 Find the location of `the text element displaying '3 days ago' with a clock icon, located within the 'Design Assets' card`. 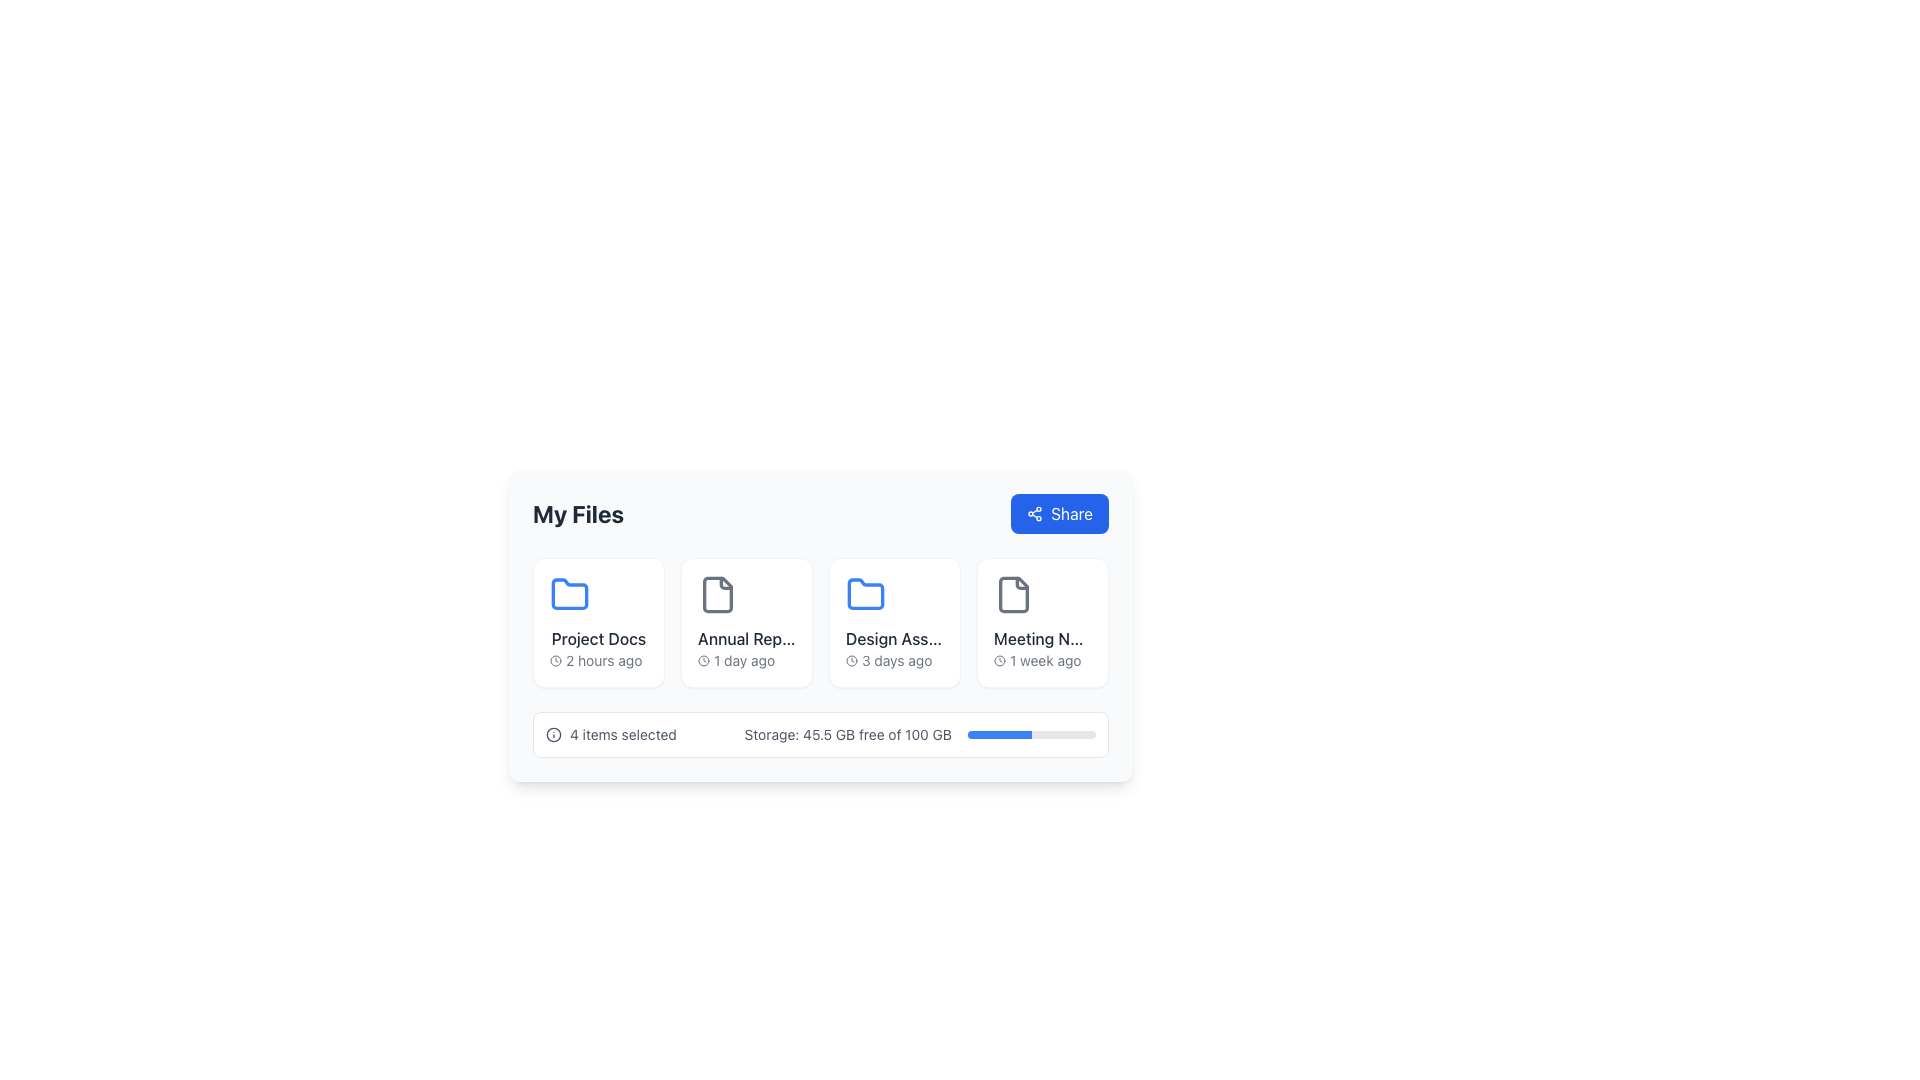

the text element displaying '3 days ago' with a clock icon, located within the 'Design Assets' card is located at coordinates (893, 660).